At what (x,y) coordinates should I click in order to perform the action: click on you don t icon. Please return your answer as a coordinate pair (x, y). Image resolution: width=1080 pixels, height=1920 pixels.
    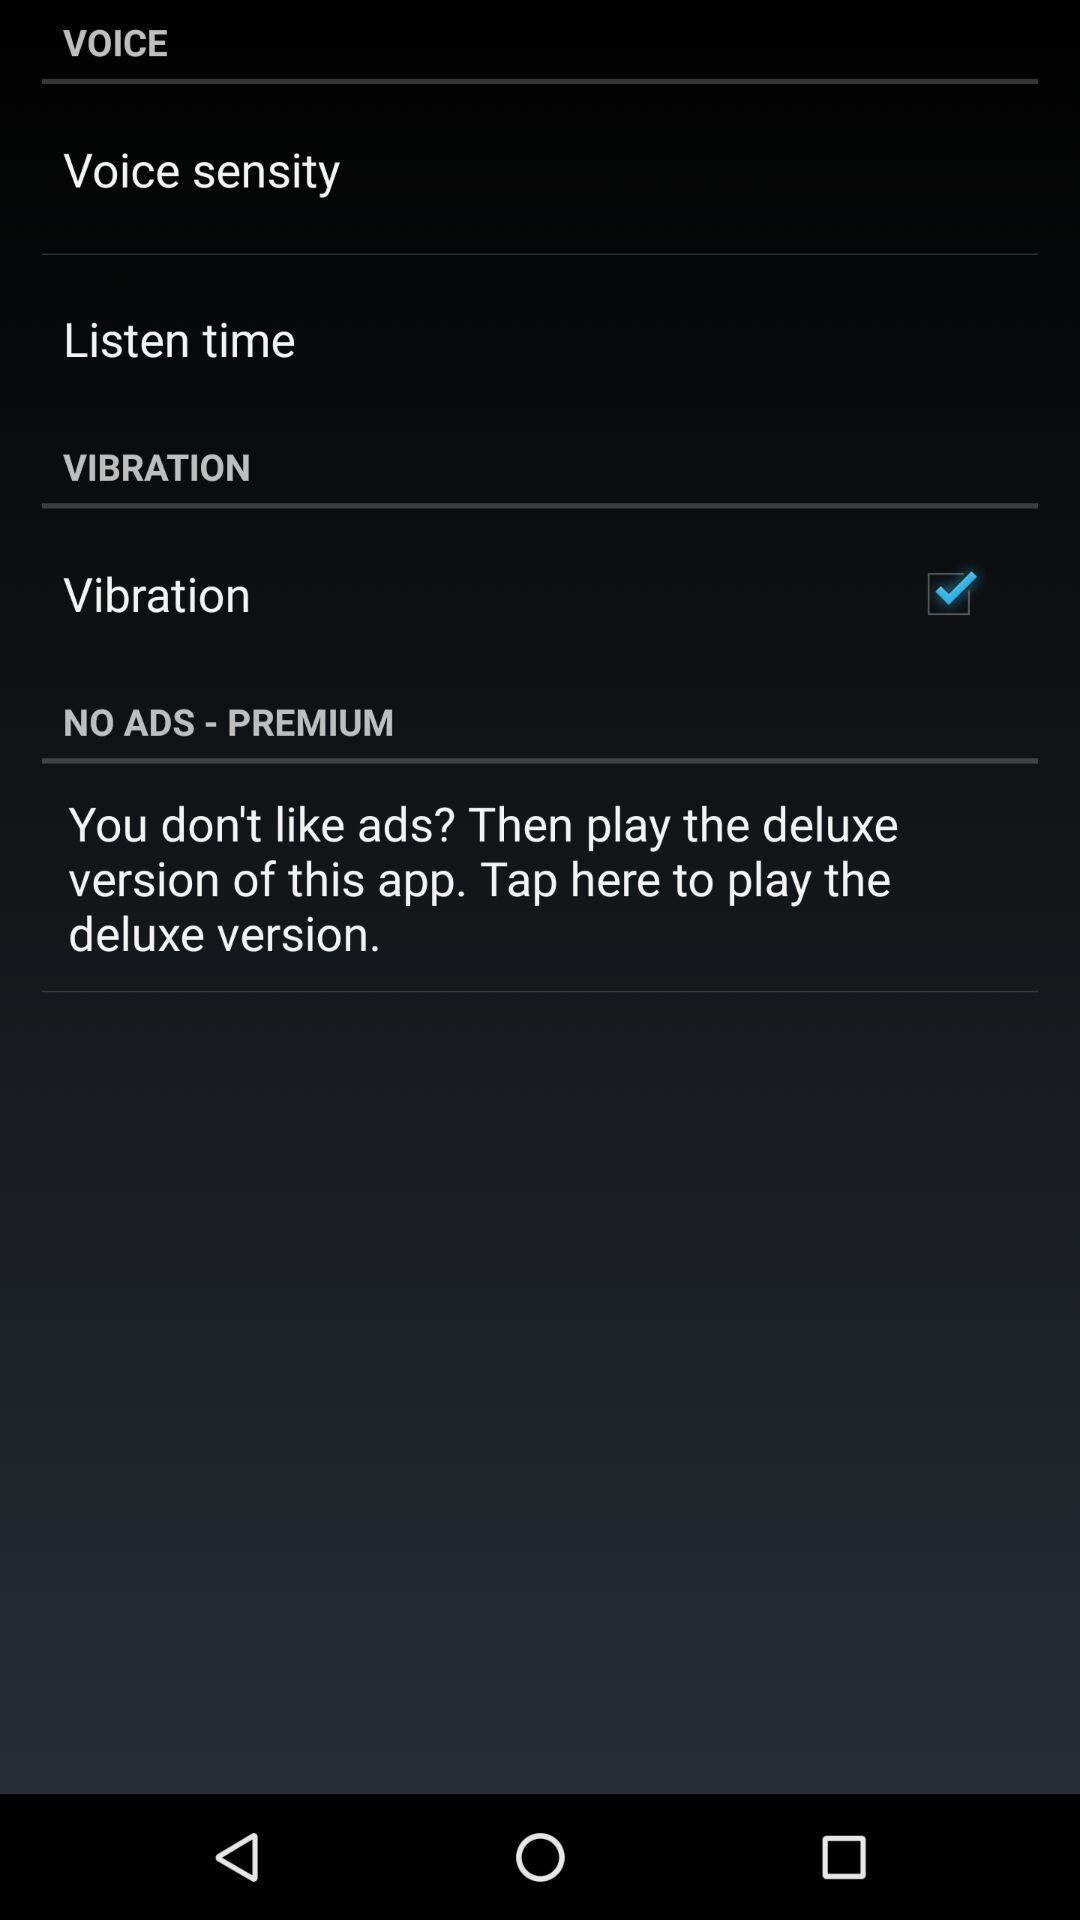
    Looking at the image, I should click on (540, 877).